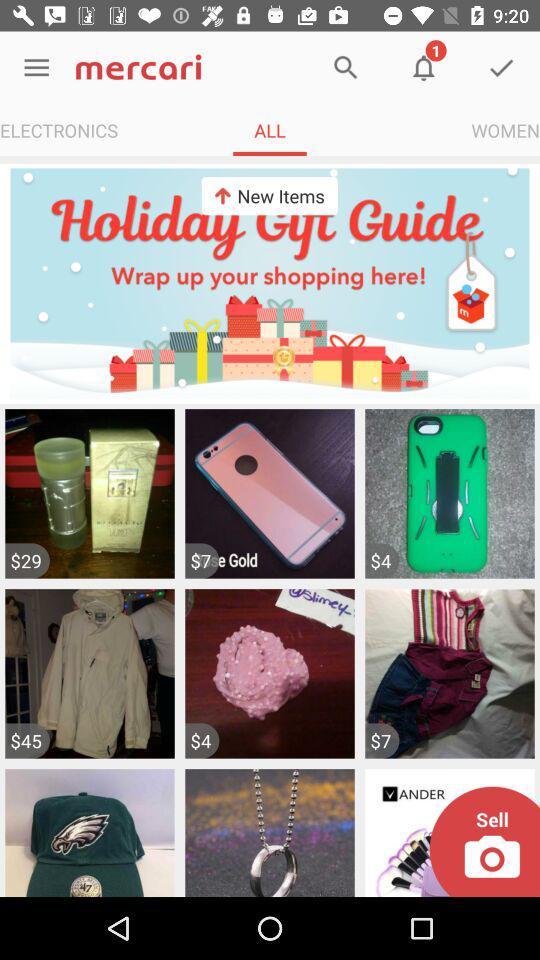 The height and width of the screenshot is (960, 540). Describe the element at coordinates (269, 196) in the screenshot. I see `the app below the all item` at that location.